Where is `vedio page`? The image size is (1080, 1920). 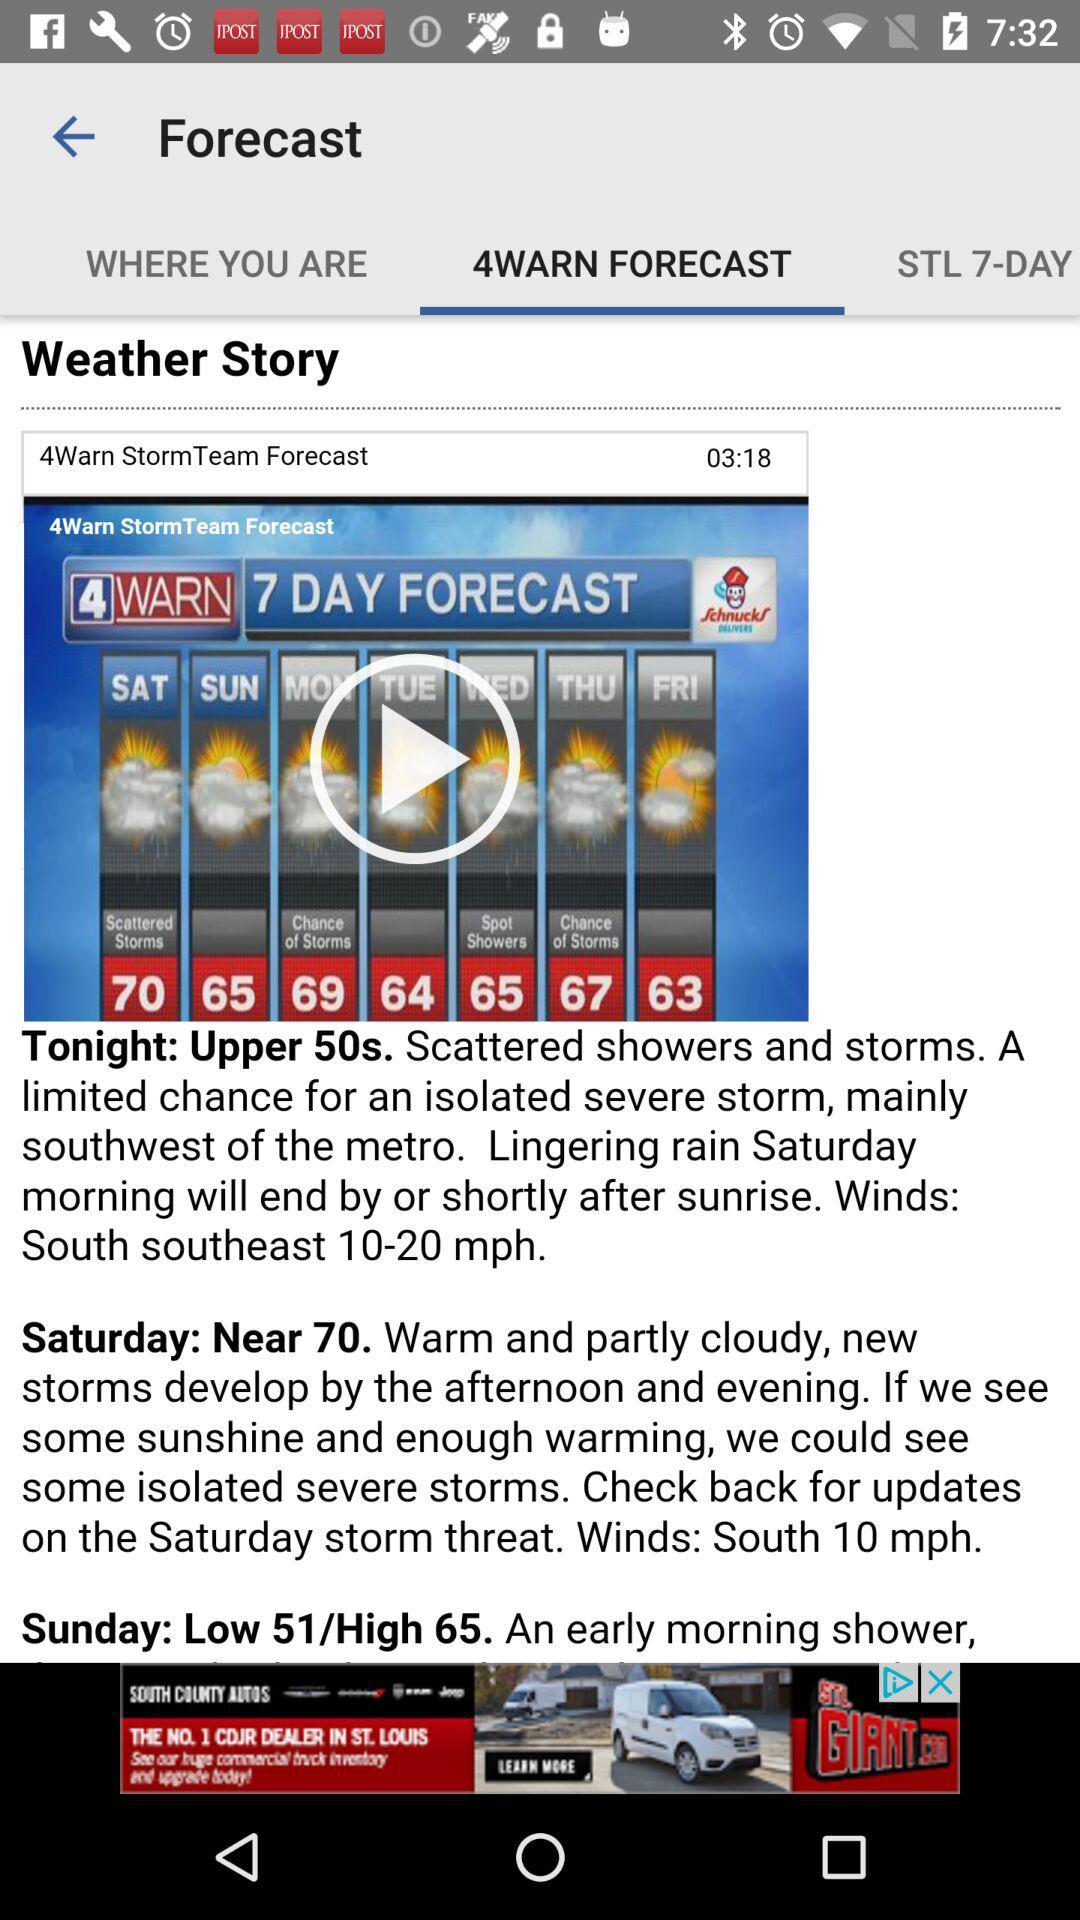 vedio page is located at coordinates (540, 988).